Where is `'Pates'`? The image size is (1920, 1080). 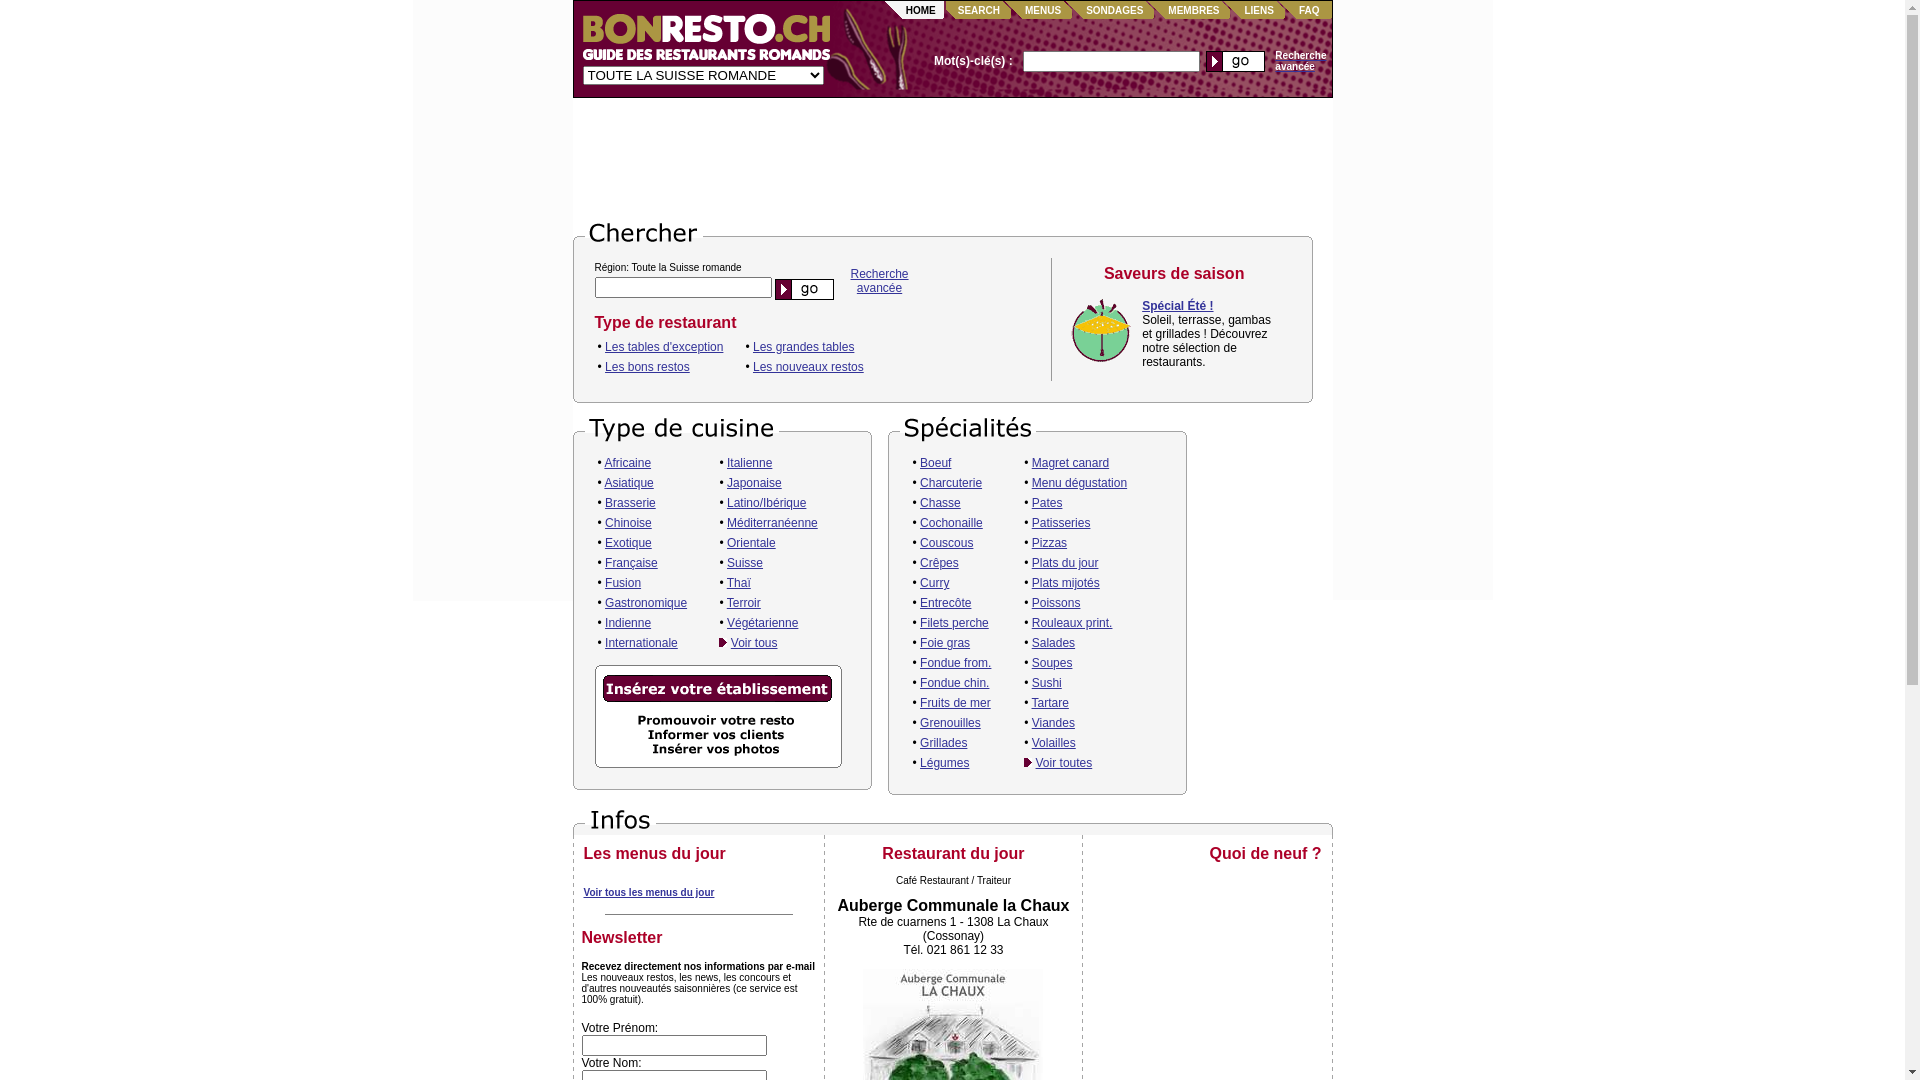
'Pates' is located at coordinates (1046, 501).